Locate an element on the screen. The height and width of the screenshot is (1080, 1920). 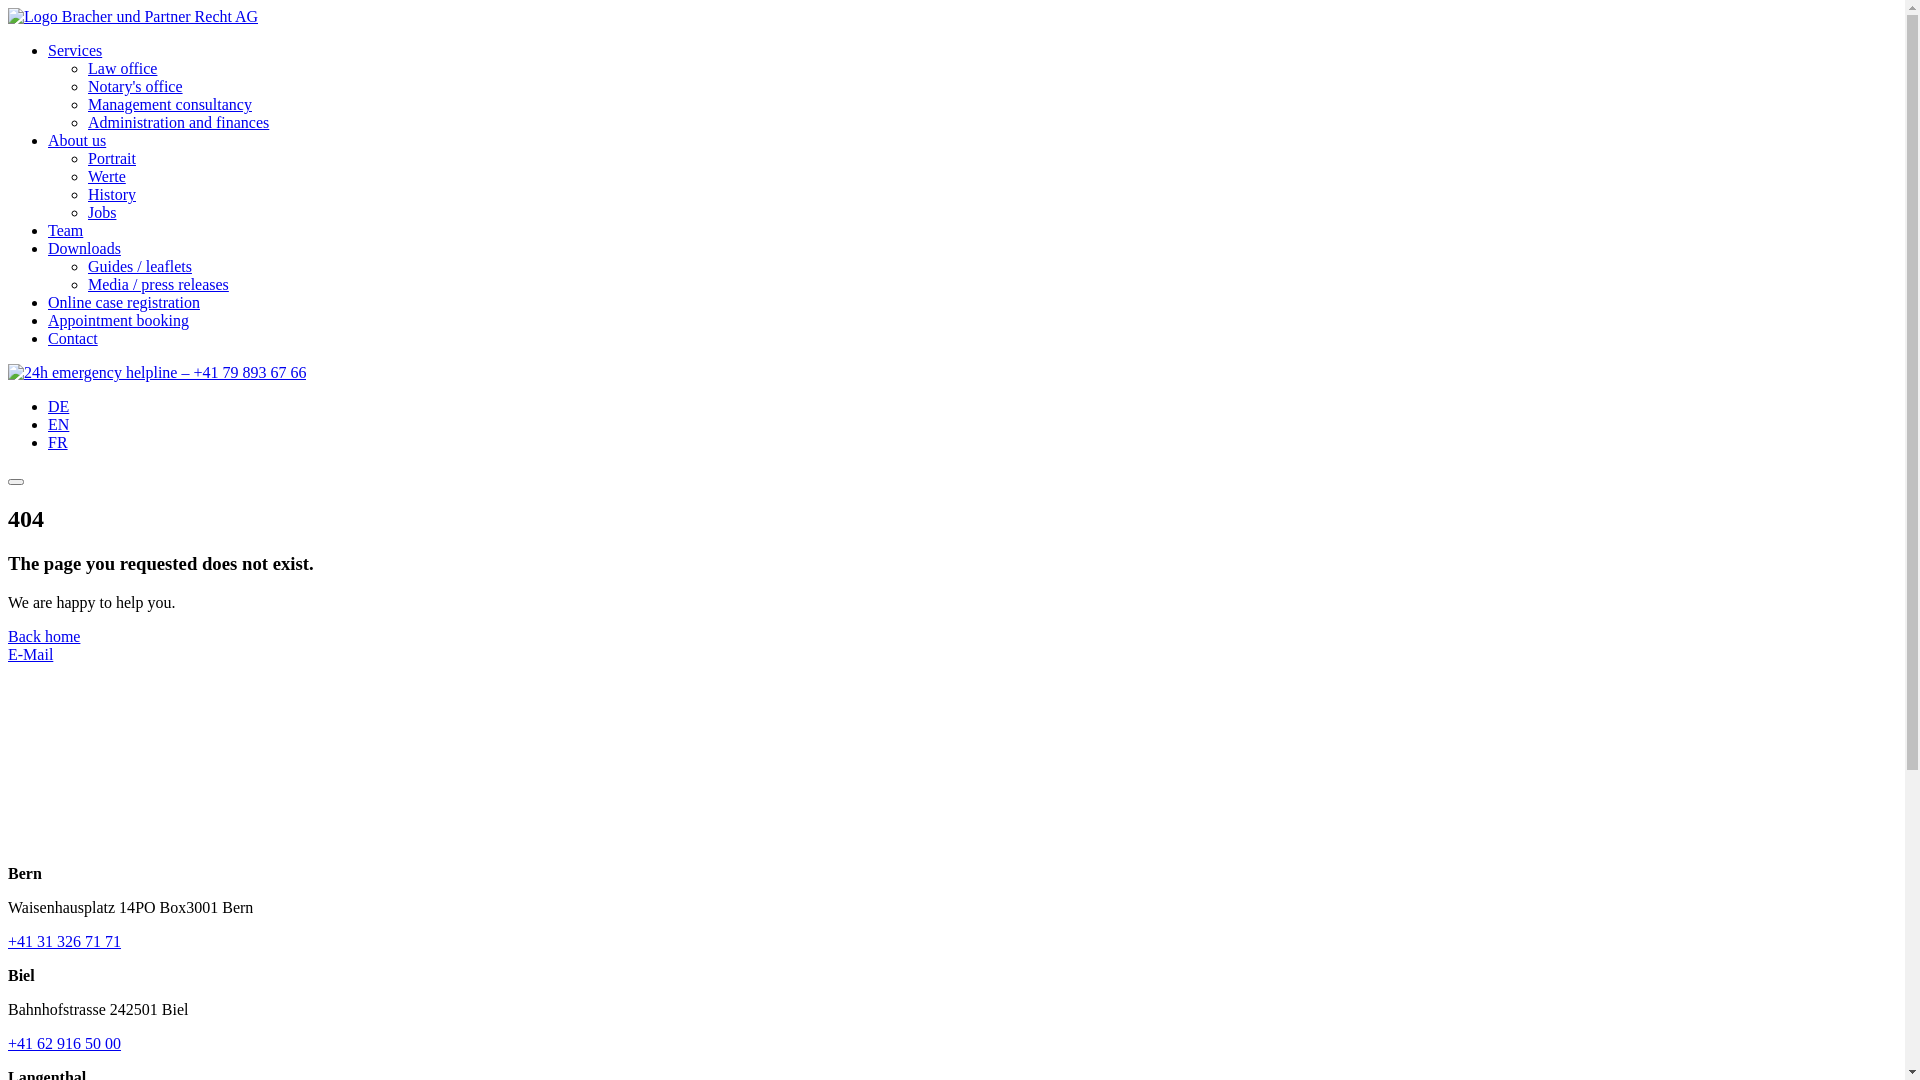
'Back home' is located at coordinates (43, 636).